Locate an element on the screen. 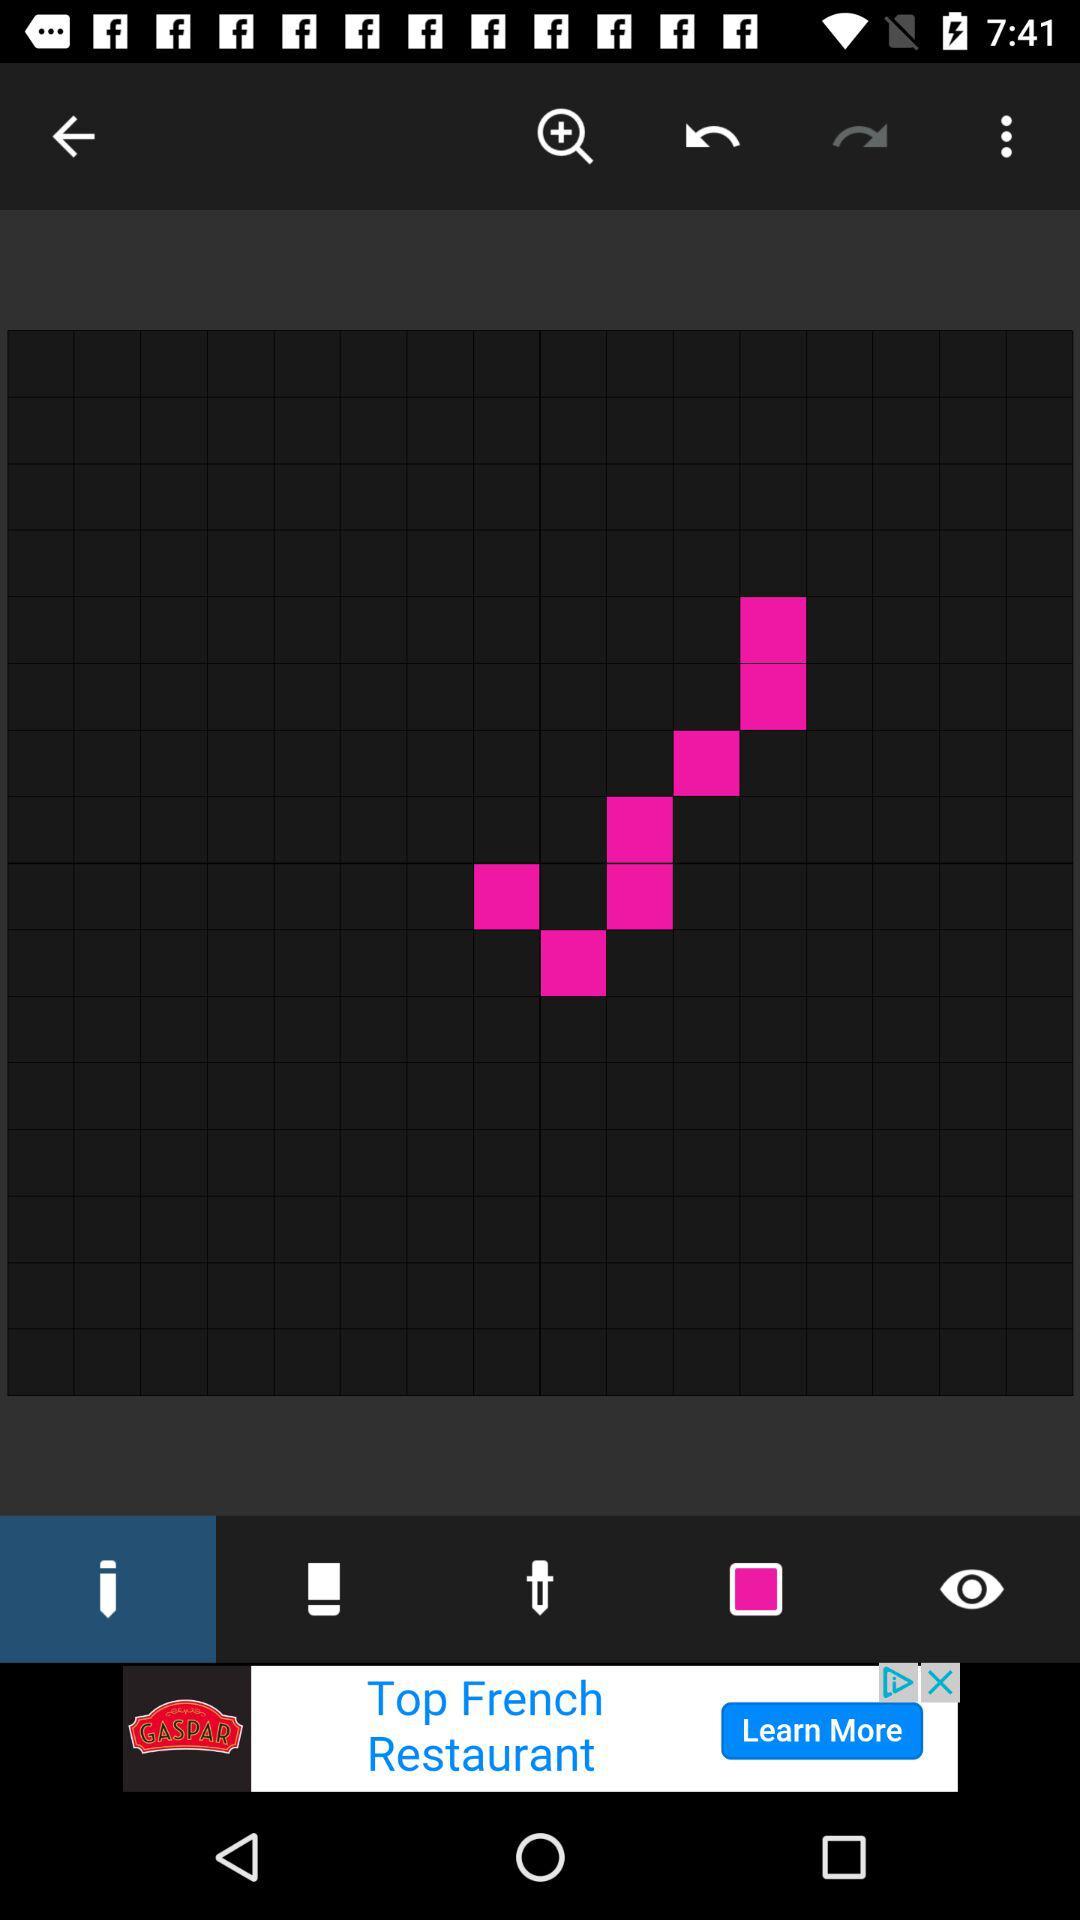  parameter button is located at coordinates (1006, 135).